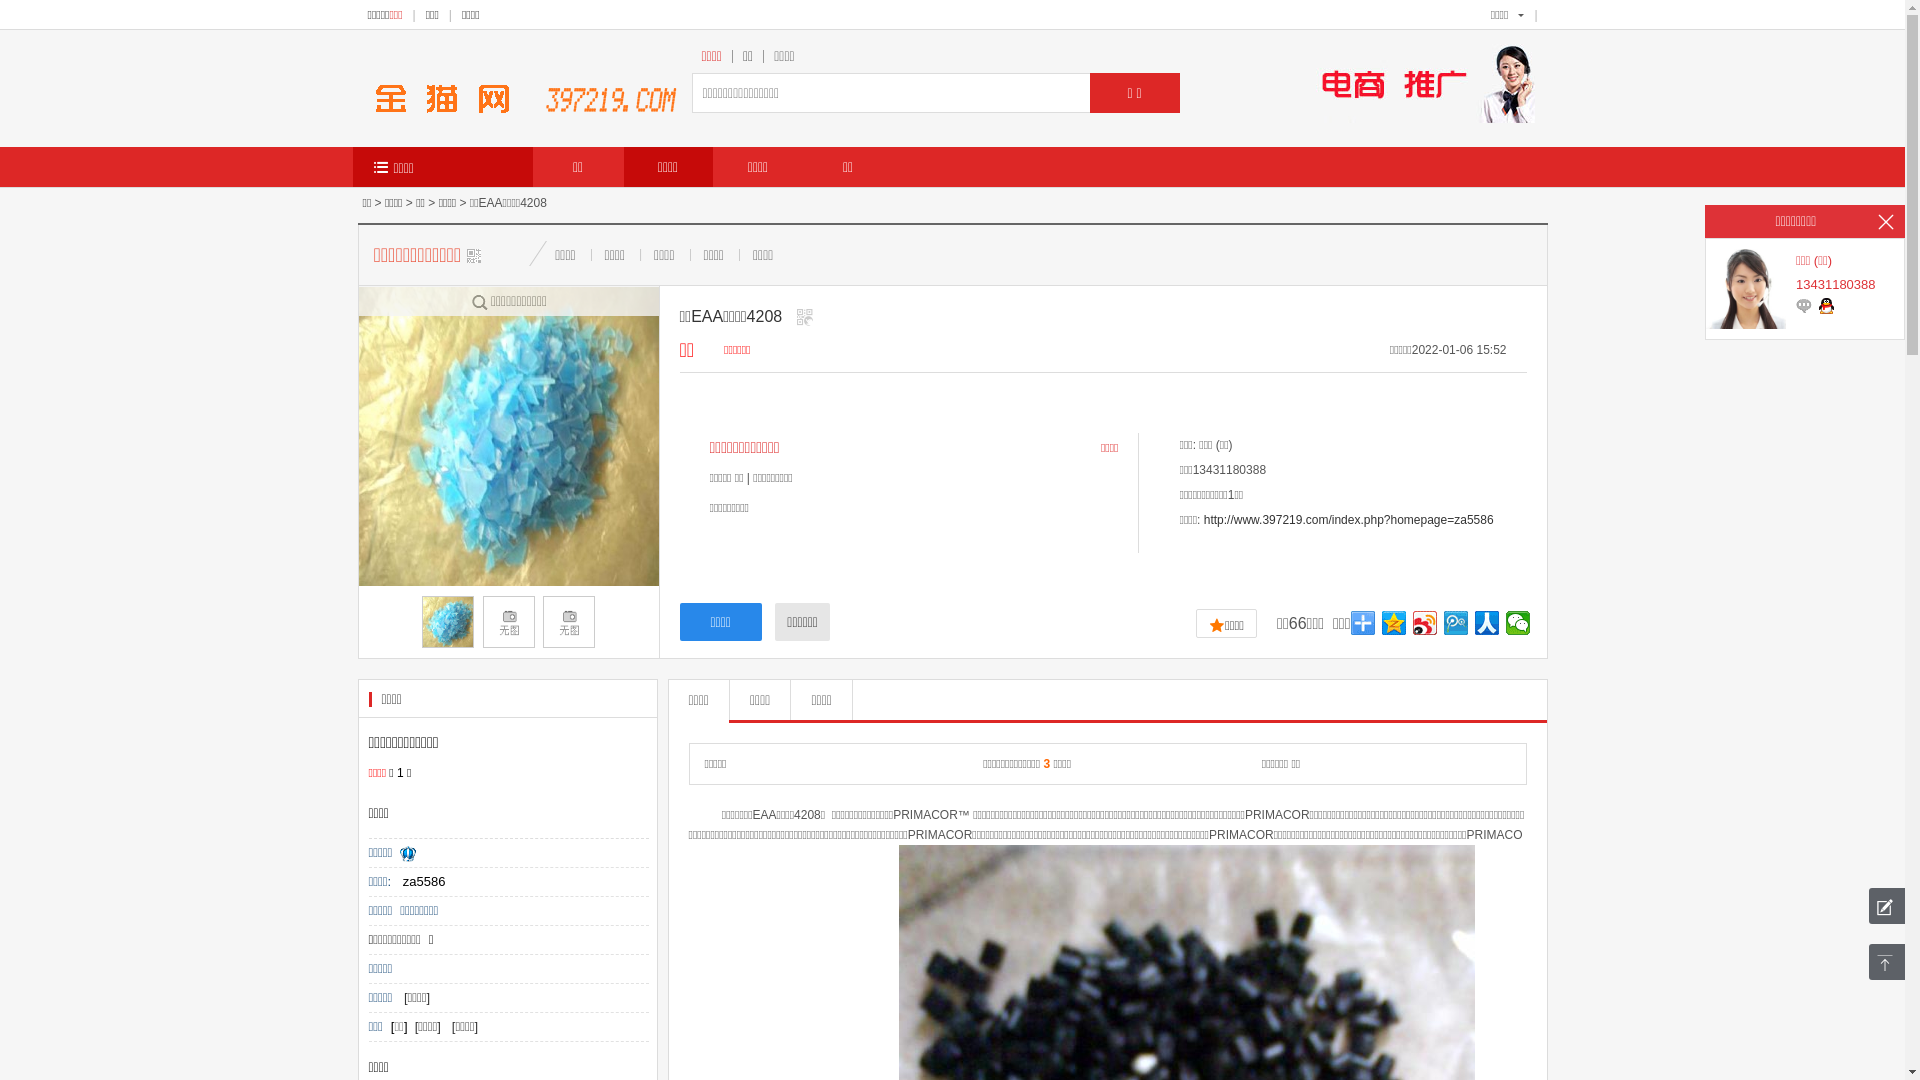  Describe the element at coordinates (1348, 519) in the screenshot. I see `'http://www.397219.com/index.php?homepage=za5586'` at that location.